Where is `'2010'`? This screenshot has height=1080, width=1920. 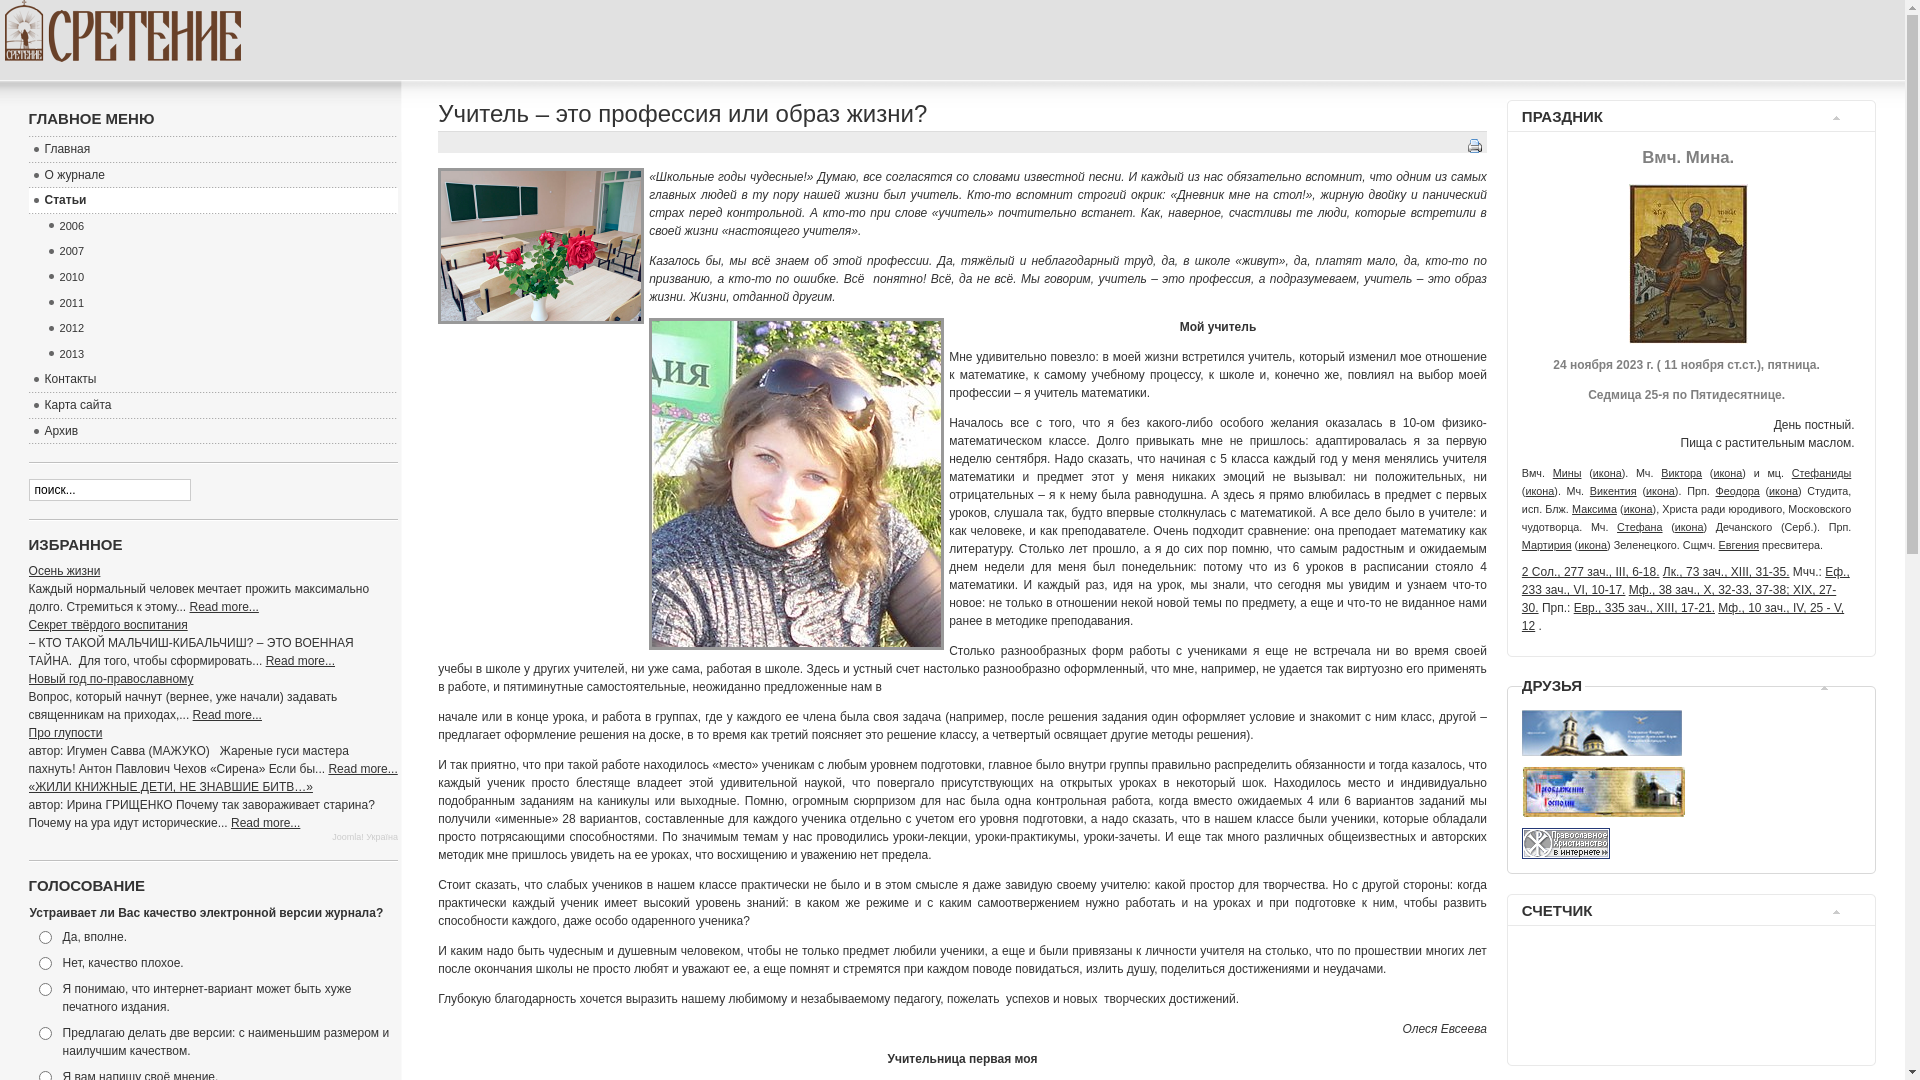 '2010' is located at coordinates (220, 277).